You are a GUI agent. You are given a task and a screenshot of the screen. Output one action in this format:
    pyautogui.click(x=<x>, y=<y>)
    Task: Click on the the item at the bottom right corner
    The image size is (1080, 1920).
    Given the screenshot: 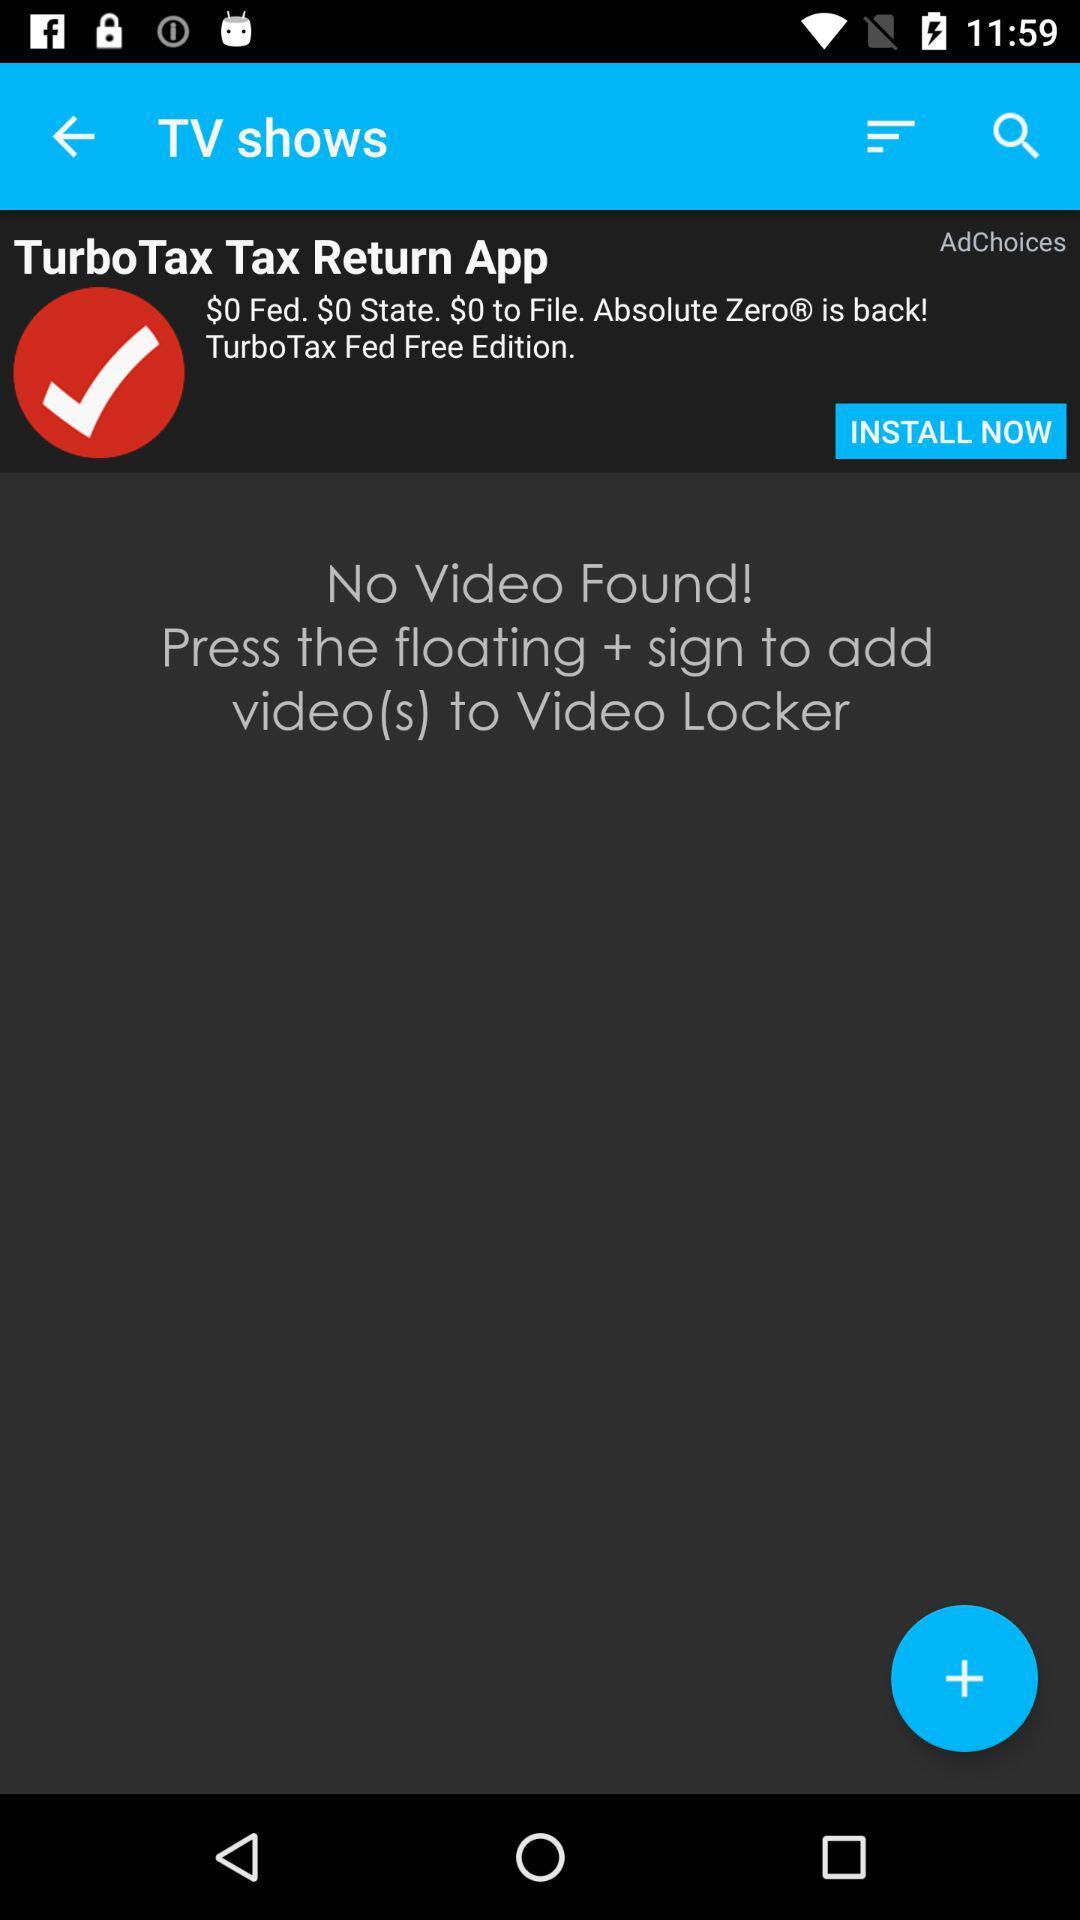 What is the action you would take?
    pyautogui.click(x=963, y=1678)
    